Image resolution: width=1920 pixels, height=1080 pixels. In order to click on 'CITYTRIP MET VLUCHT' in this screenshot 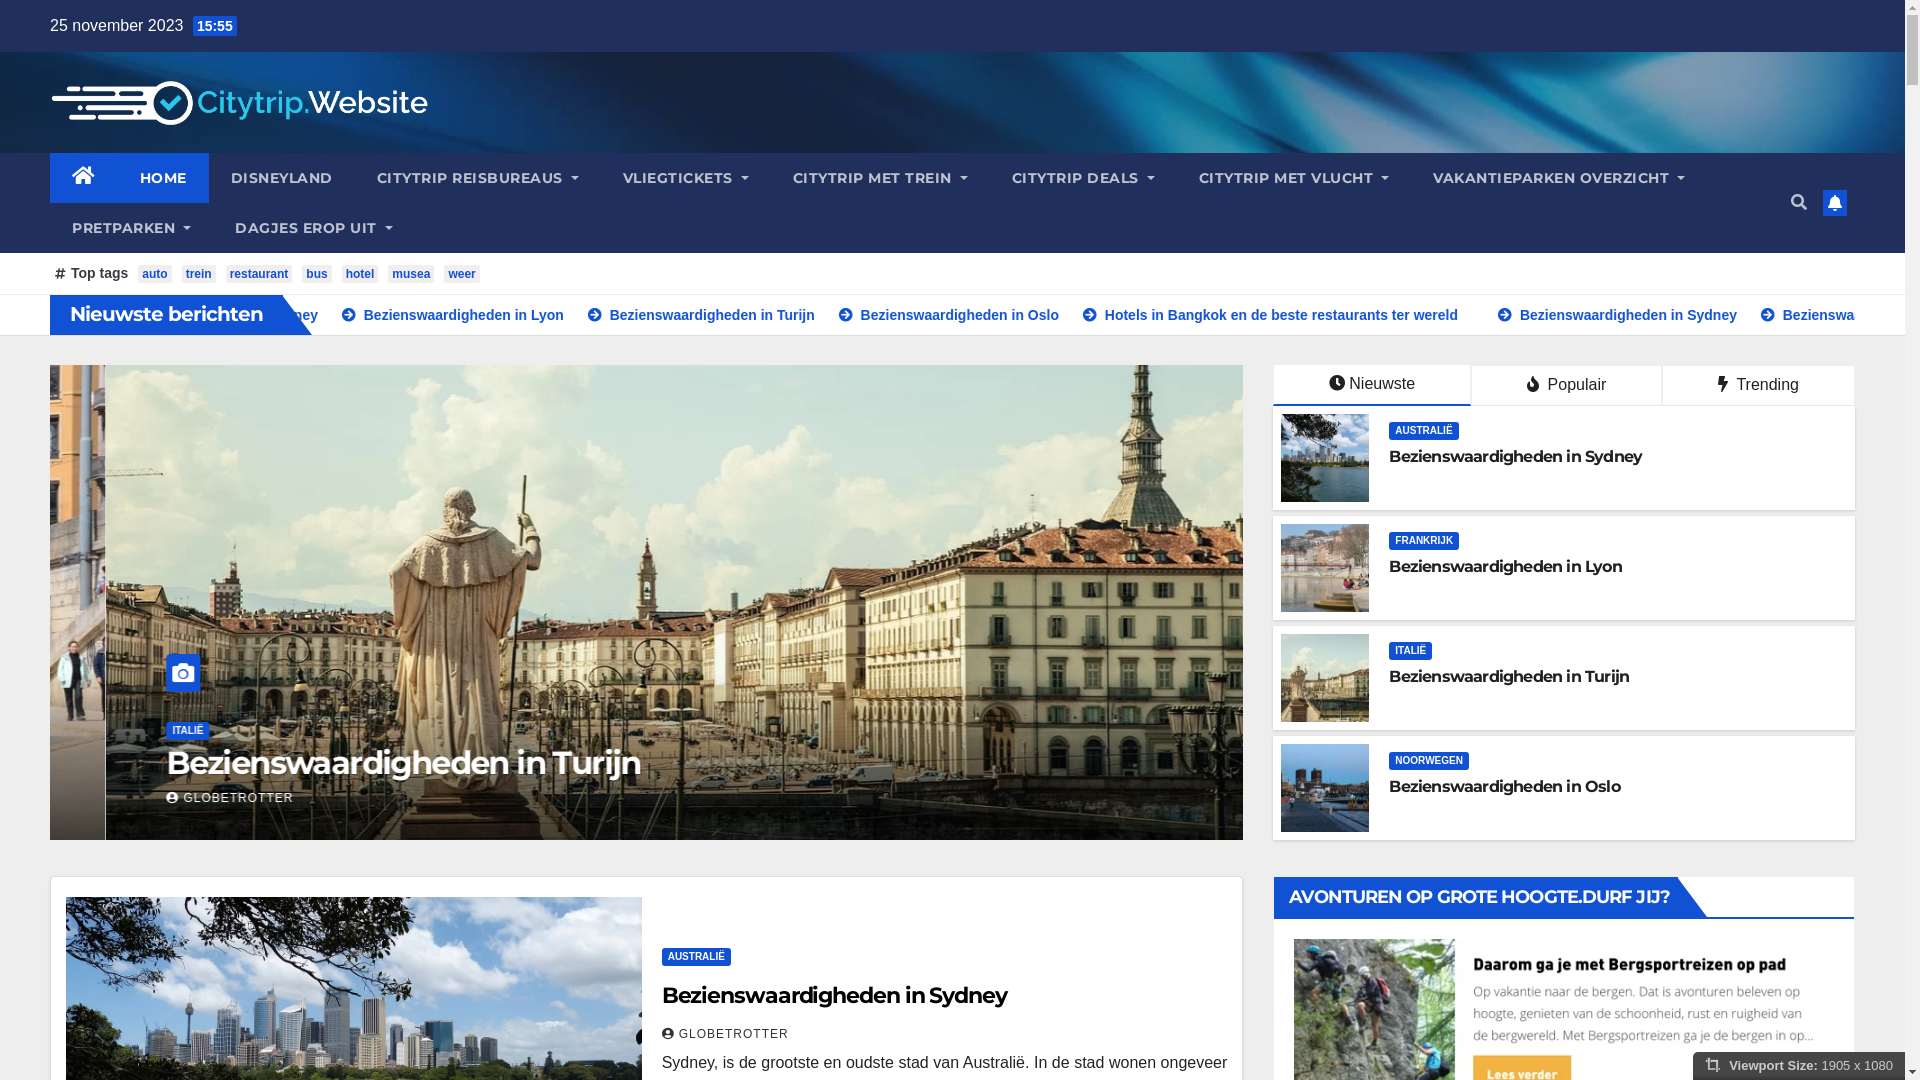, I will do `click(1294, 176)`.